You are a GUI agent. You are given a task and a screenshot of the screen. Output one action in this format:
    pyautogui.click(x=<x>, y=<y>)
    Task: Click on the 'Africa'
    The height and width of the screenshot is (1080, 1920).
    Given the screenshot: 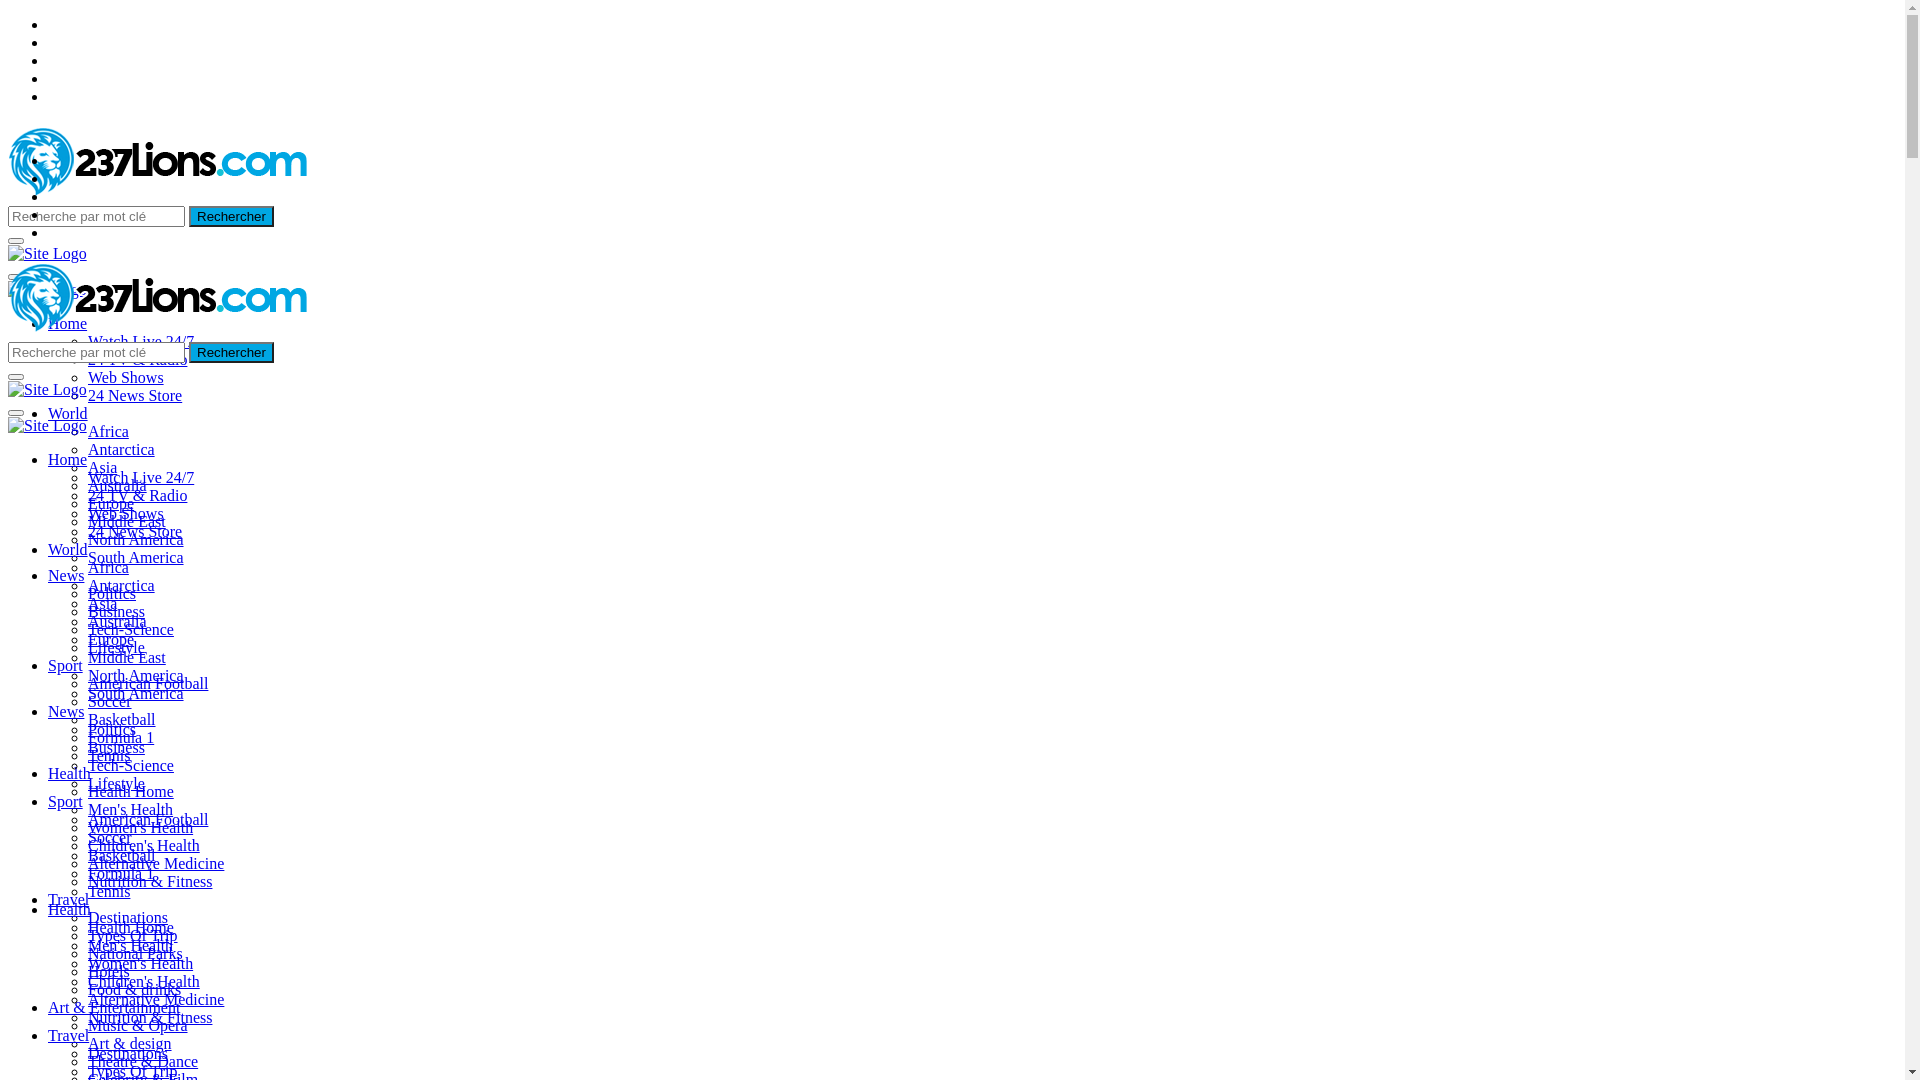 What is the action you would take?
    pyautogui.click(x=86, y=430)
    